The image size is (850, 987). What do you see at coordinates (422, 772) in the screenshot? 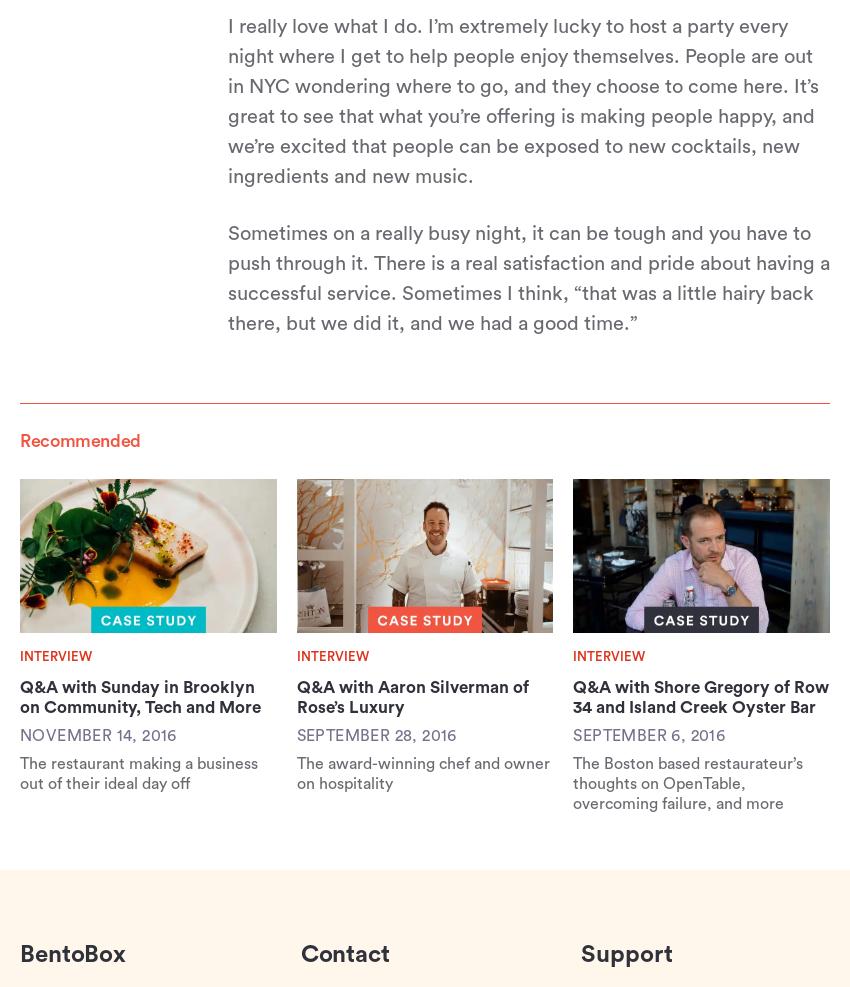
I see `'The award-winning chef and owner on hospitality'` at bounding box center [422, 772].